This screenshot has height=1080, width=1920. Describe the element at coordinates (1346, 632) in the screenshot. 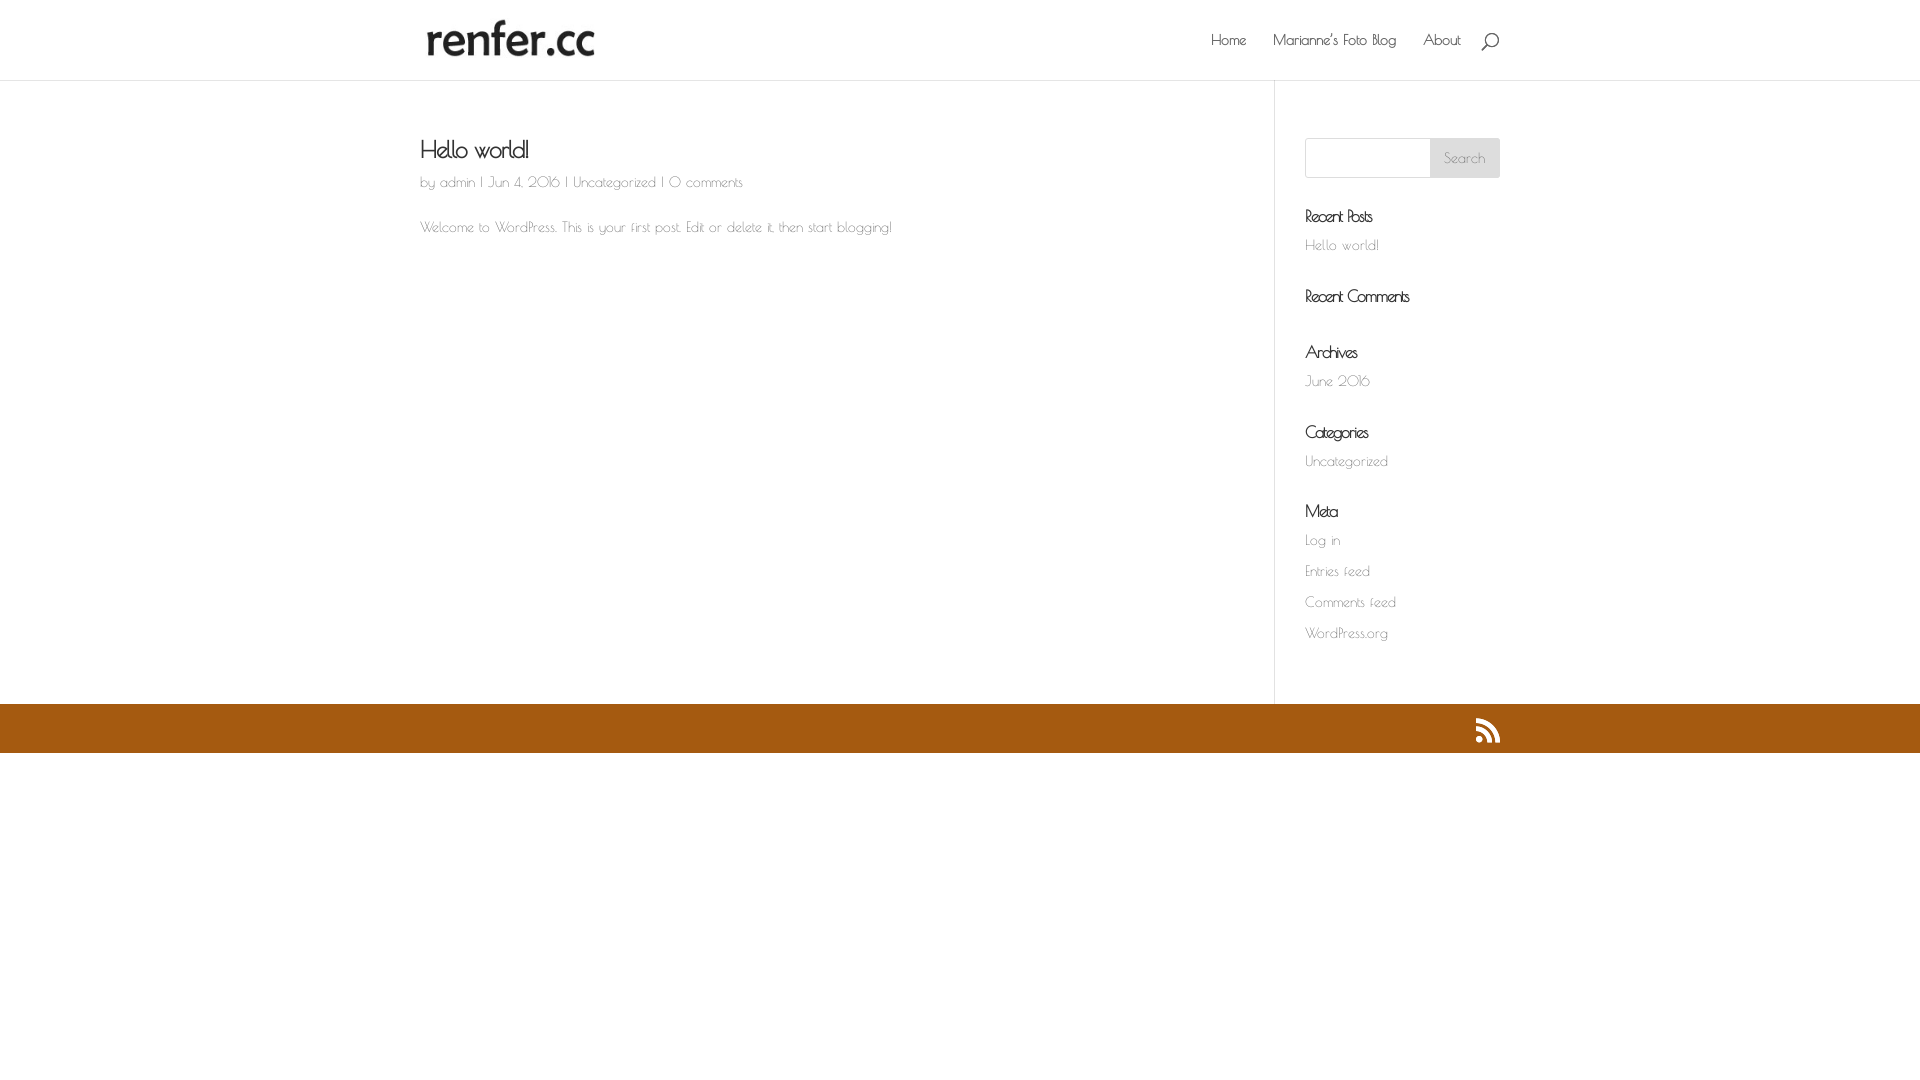

I see `'WordPress.org'` at that location.